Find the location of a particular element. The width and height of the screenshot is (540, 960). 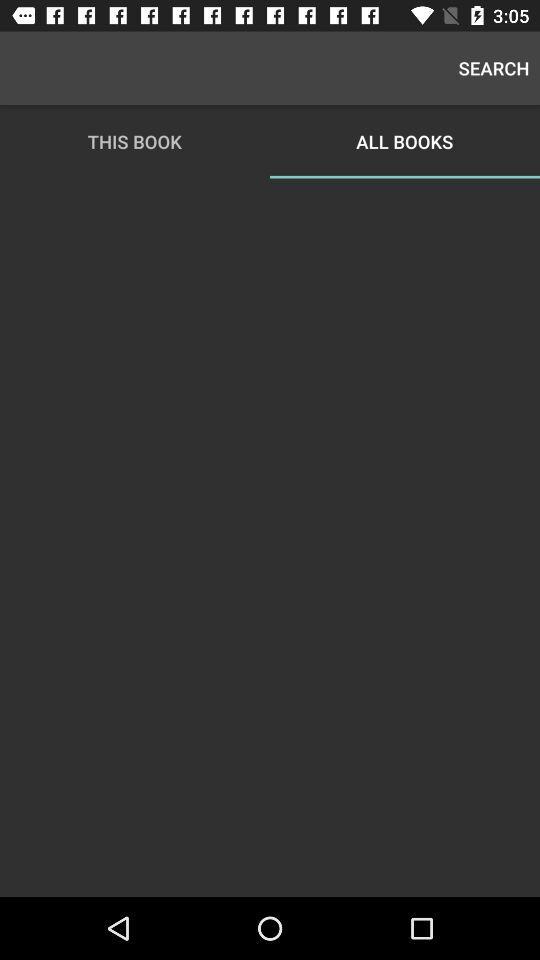

icon to the right of this book is located at coordinates (493, 68).